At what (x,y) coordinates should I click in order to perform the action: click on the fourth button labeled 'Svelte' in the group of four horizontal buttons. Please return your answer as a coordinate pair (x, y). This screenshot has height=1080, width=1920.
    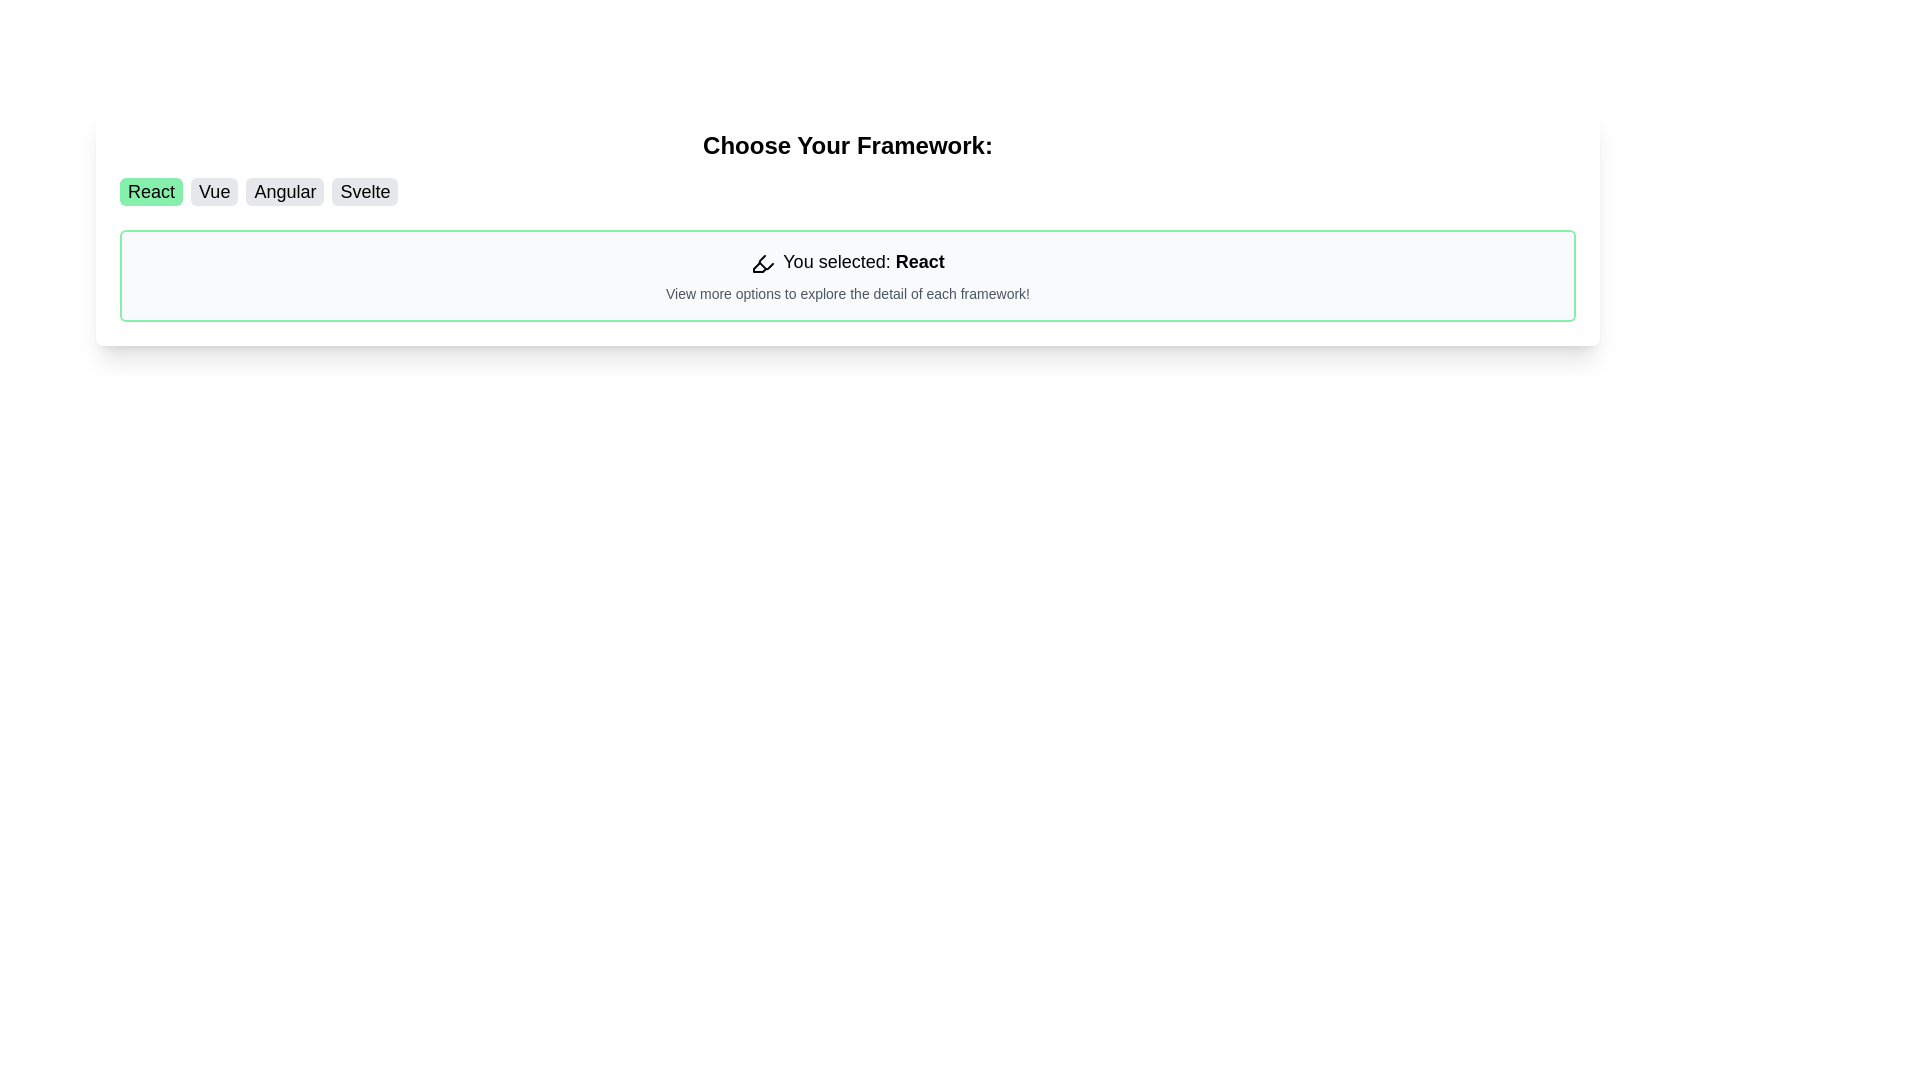
    Looking at the image, I should click on (365, 192).